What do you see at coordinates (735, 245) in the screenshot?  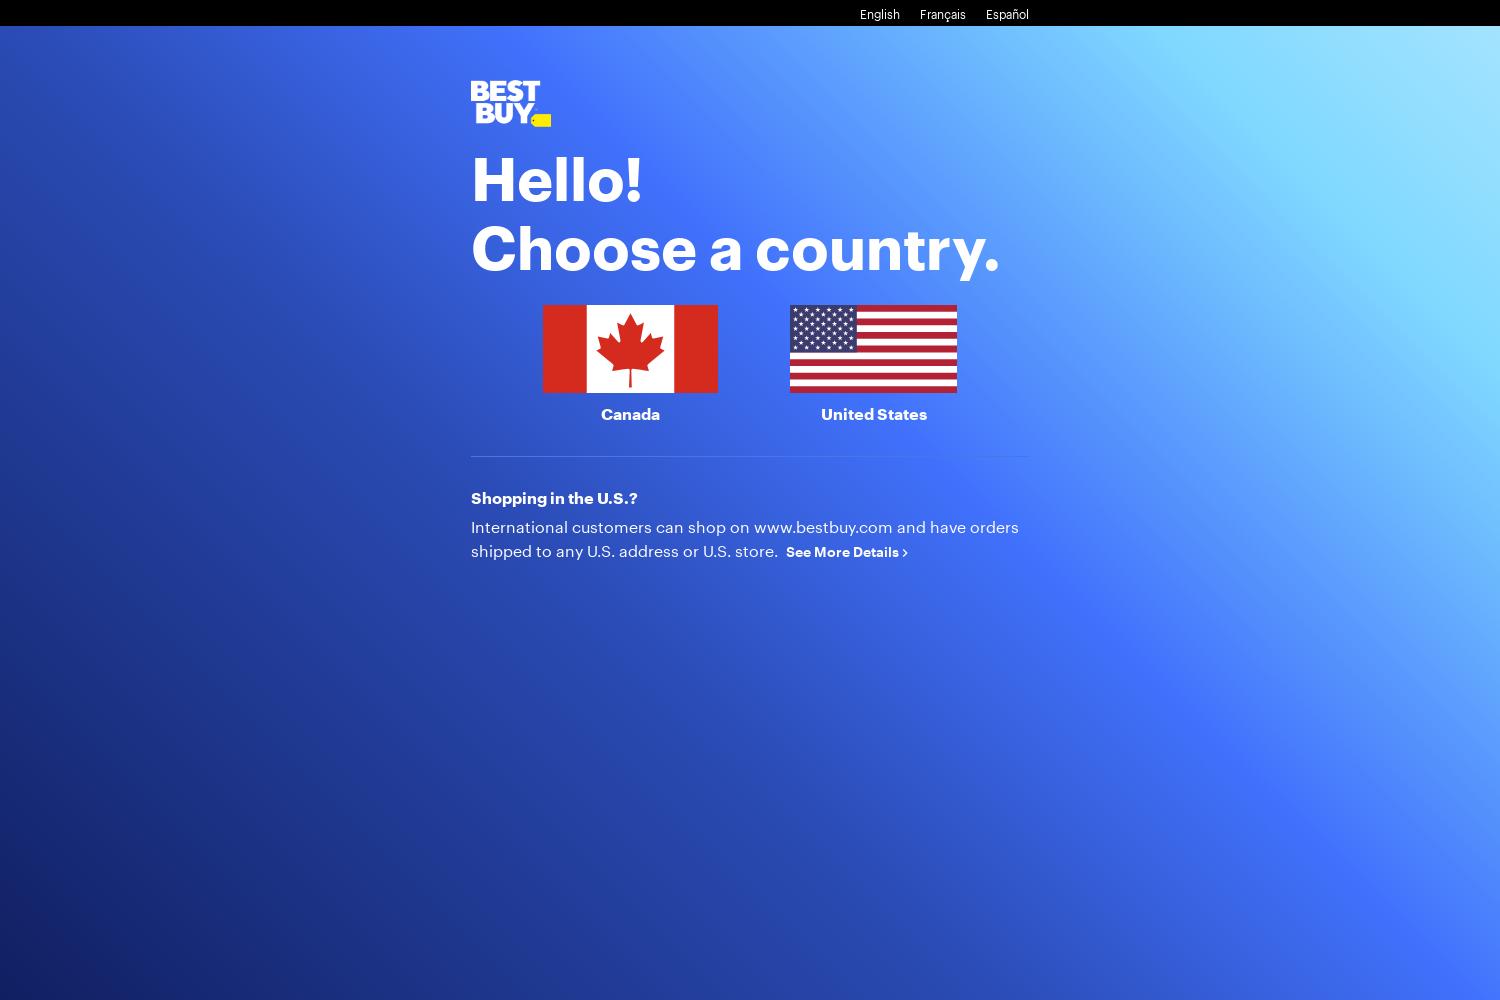 I see `'Choose a country.'` at bounding box center [735, 245].